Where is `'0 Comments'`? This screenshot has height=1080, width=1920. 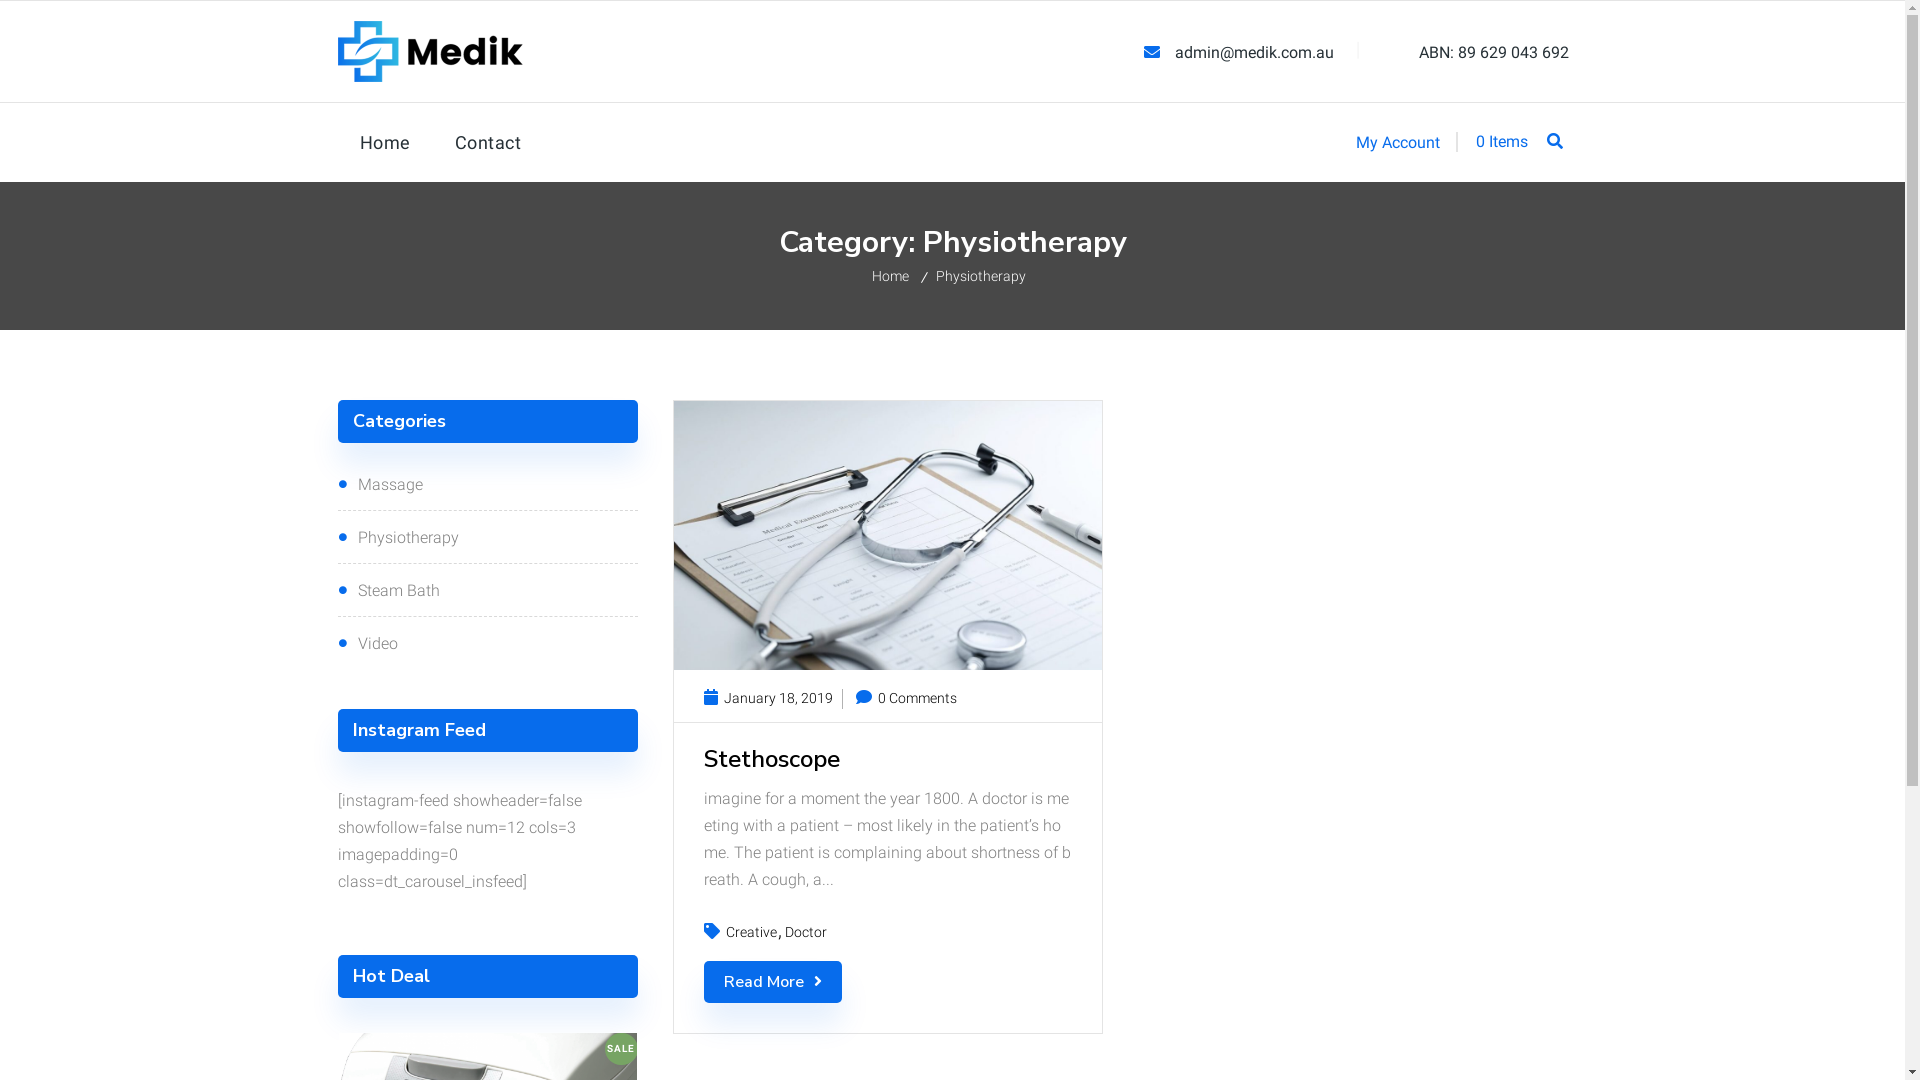 '0 Comments' is located at coordinates (905, 697).